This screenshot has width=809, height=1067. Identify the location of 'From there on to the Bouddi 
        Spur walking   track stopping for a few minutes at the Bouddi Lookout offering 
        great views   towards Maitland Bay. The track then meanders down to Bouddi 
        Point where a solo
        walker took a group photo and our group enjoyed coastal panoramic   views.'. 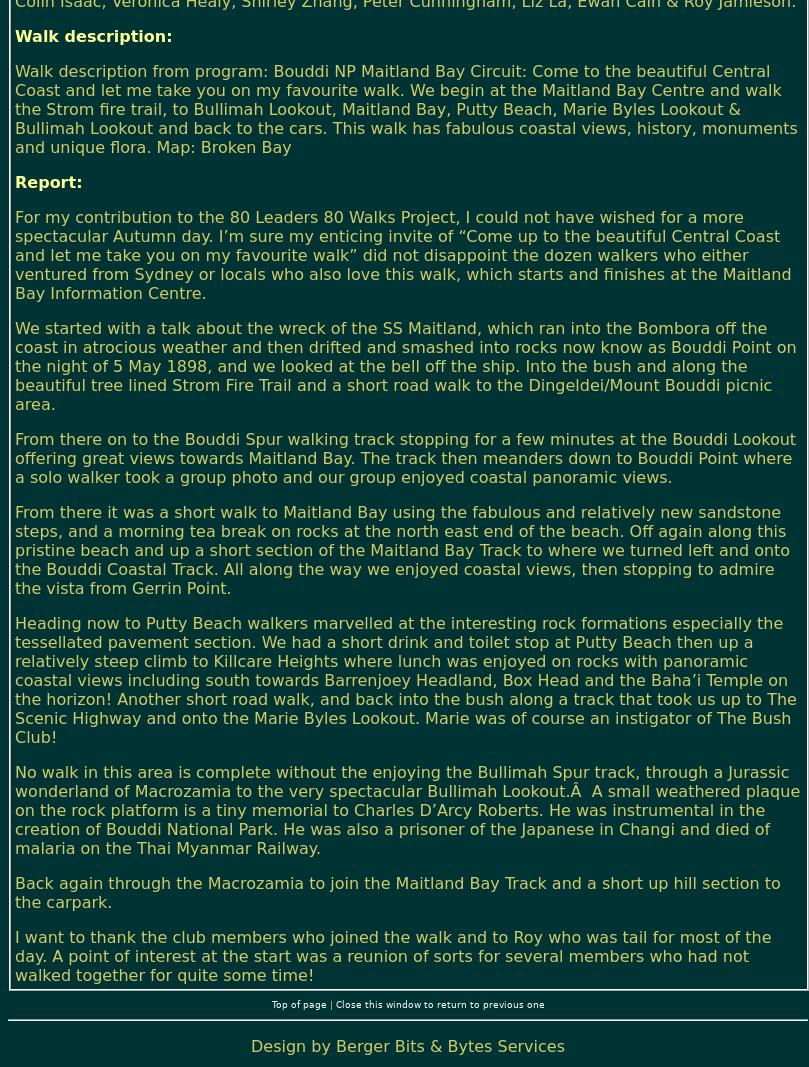
(14, 456).